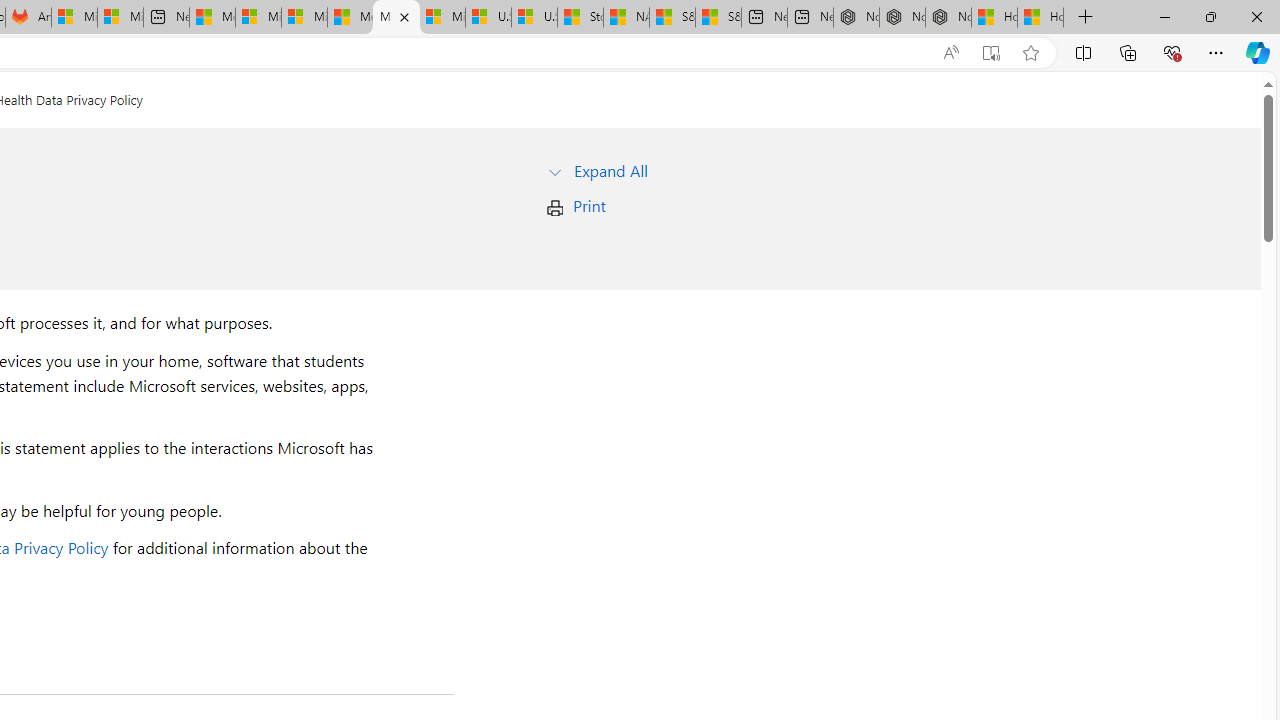 This screenshot has width=1280, height=720. Describe the element at coordinates (403, 17) in the screenshot. I see `'Close tab'` at that location.